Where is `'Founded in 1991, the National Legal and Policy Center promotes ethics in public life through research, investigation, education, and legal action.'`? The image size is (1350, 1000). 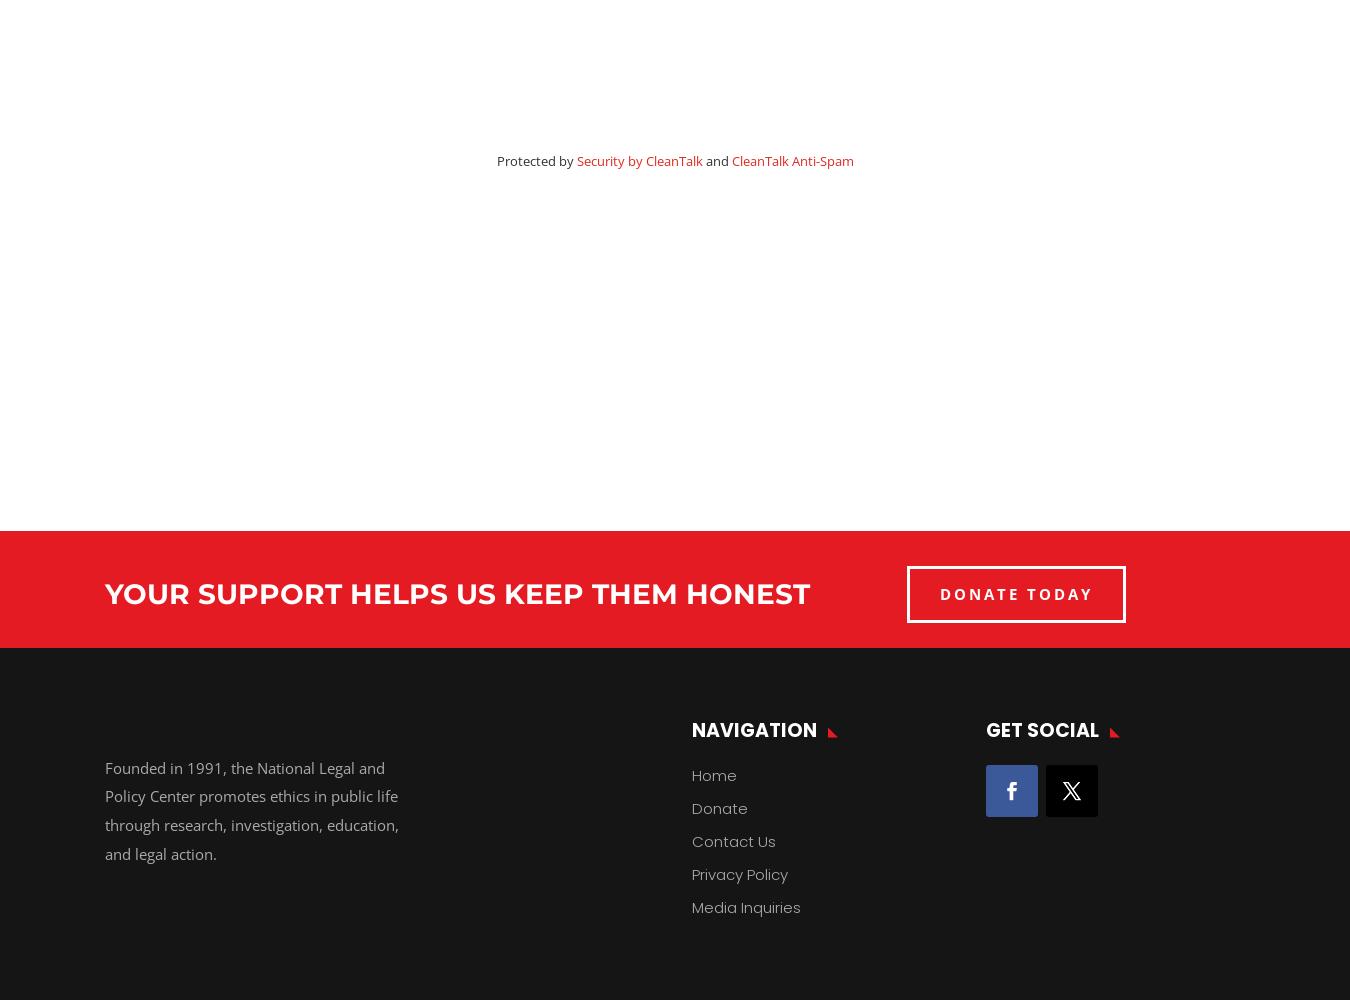
'Founded in 1991, the National Legal and Policy Center promotes ethics in public life through research, investigation, education, and legal action.' is located at coordinates (104, 810).